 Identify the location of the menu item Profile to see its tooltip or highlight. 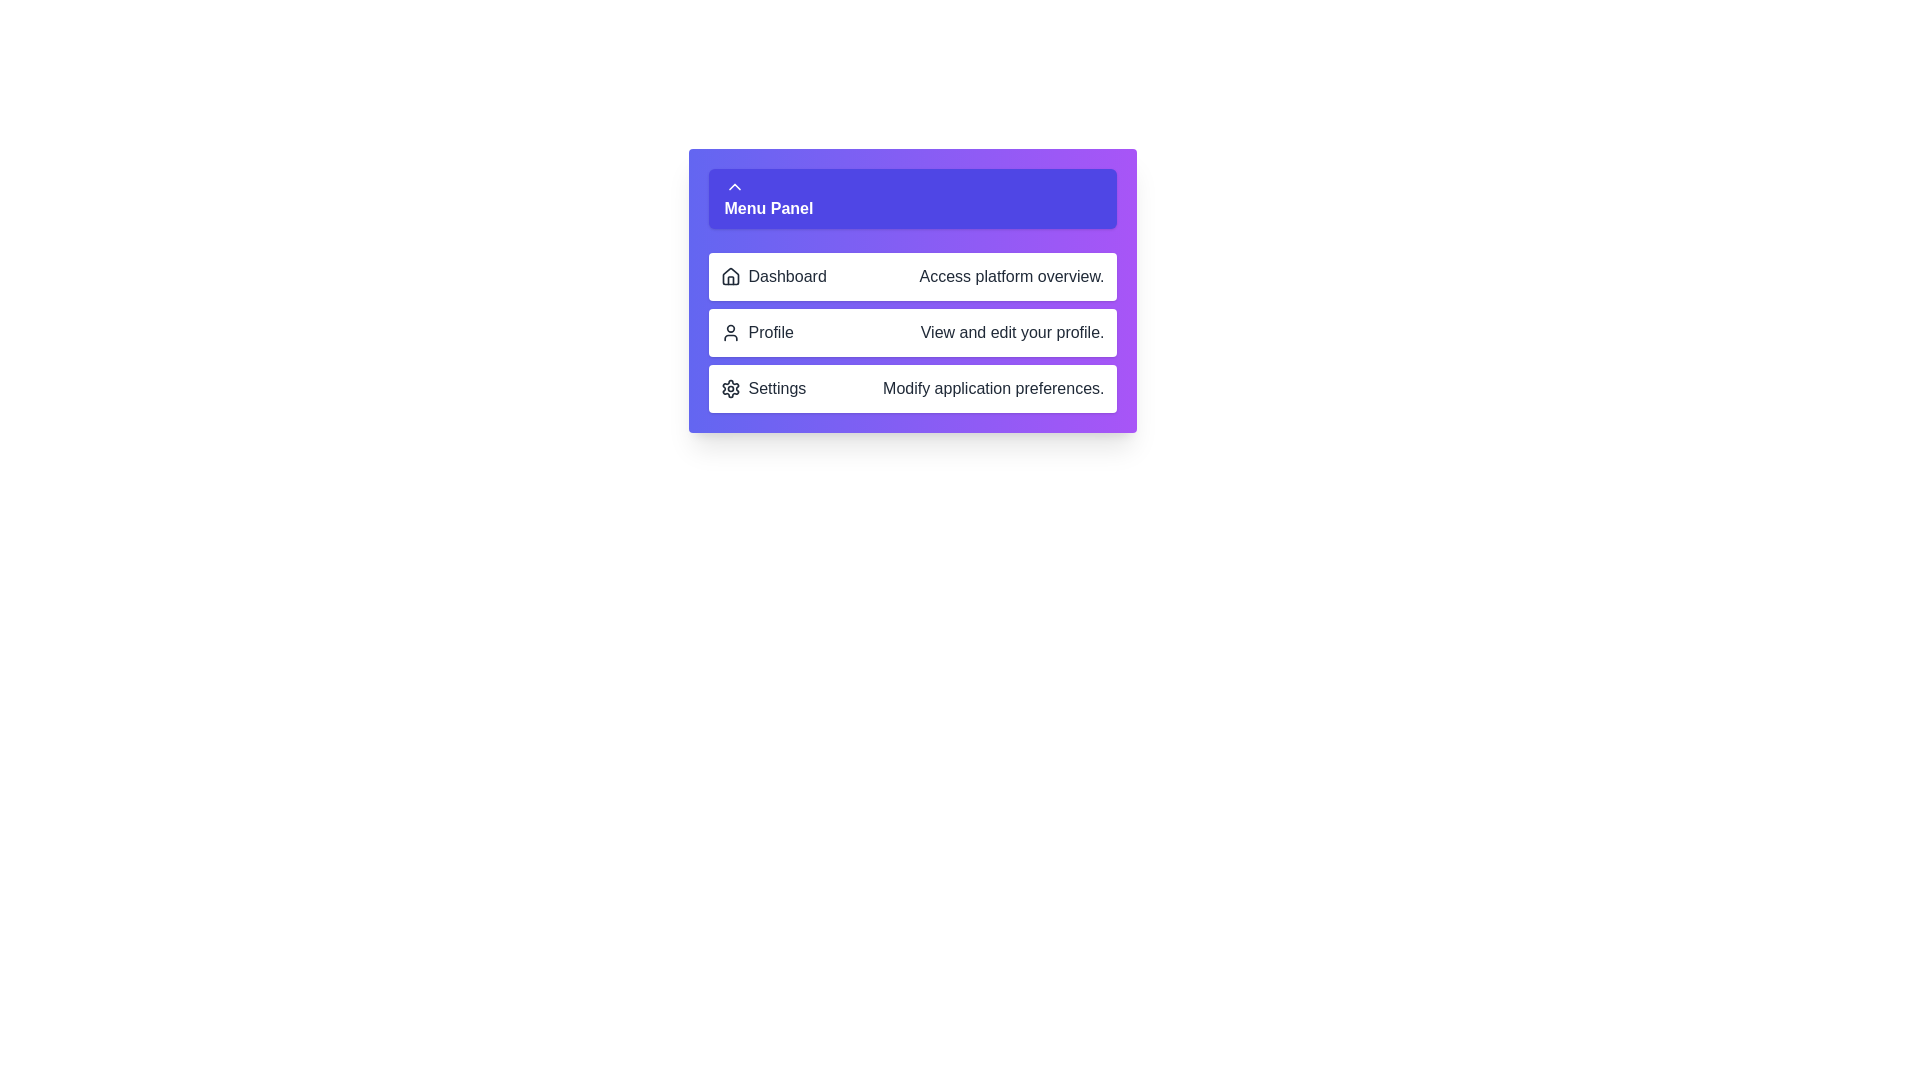
(911, 331).